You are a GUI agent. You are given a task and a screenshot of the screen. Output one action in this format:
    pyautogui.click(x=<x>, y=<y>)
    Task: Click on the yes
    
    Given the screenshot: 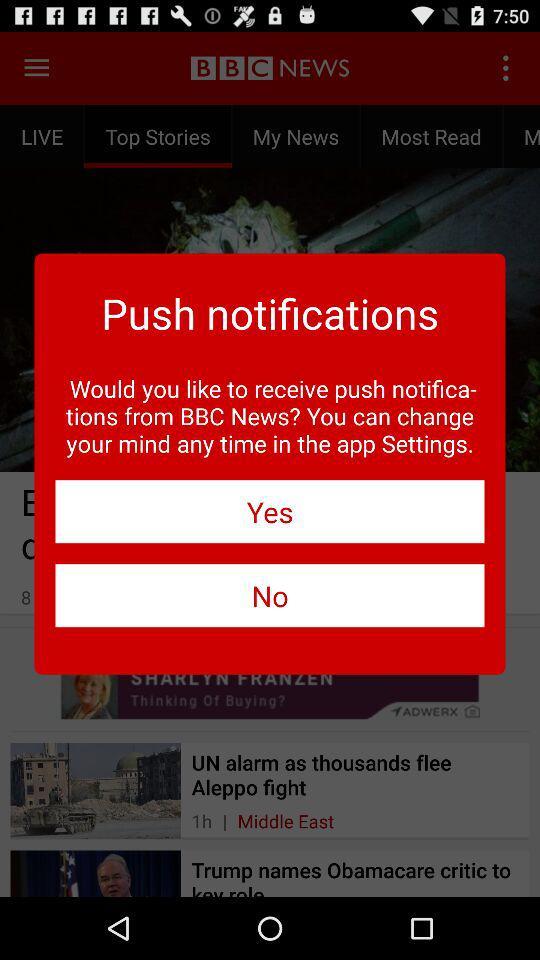 What is the action you would take?
    pyautogui.click(x=270, y=510)
    